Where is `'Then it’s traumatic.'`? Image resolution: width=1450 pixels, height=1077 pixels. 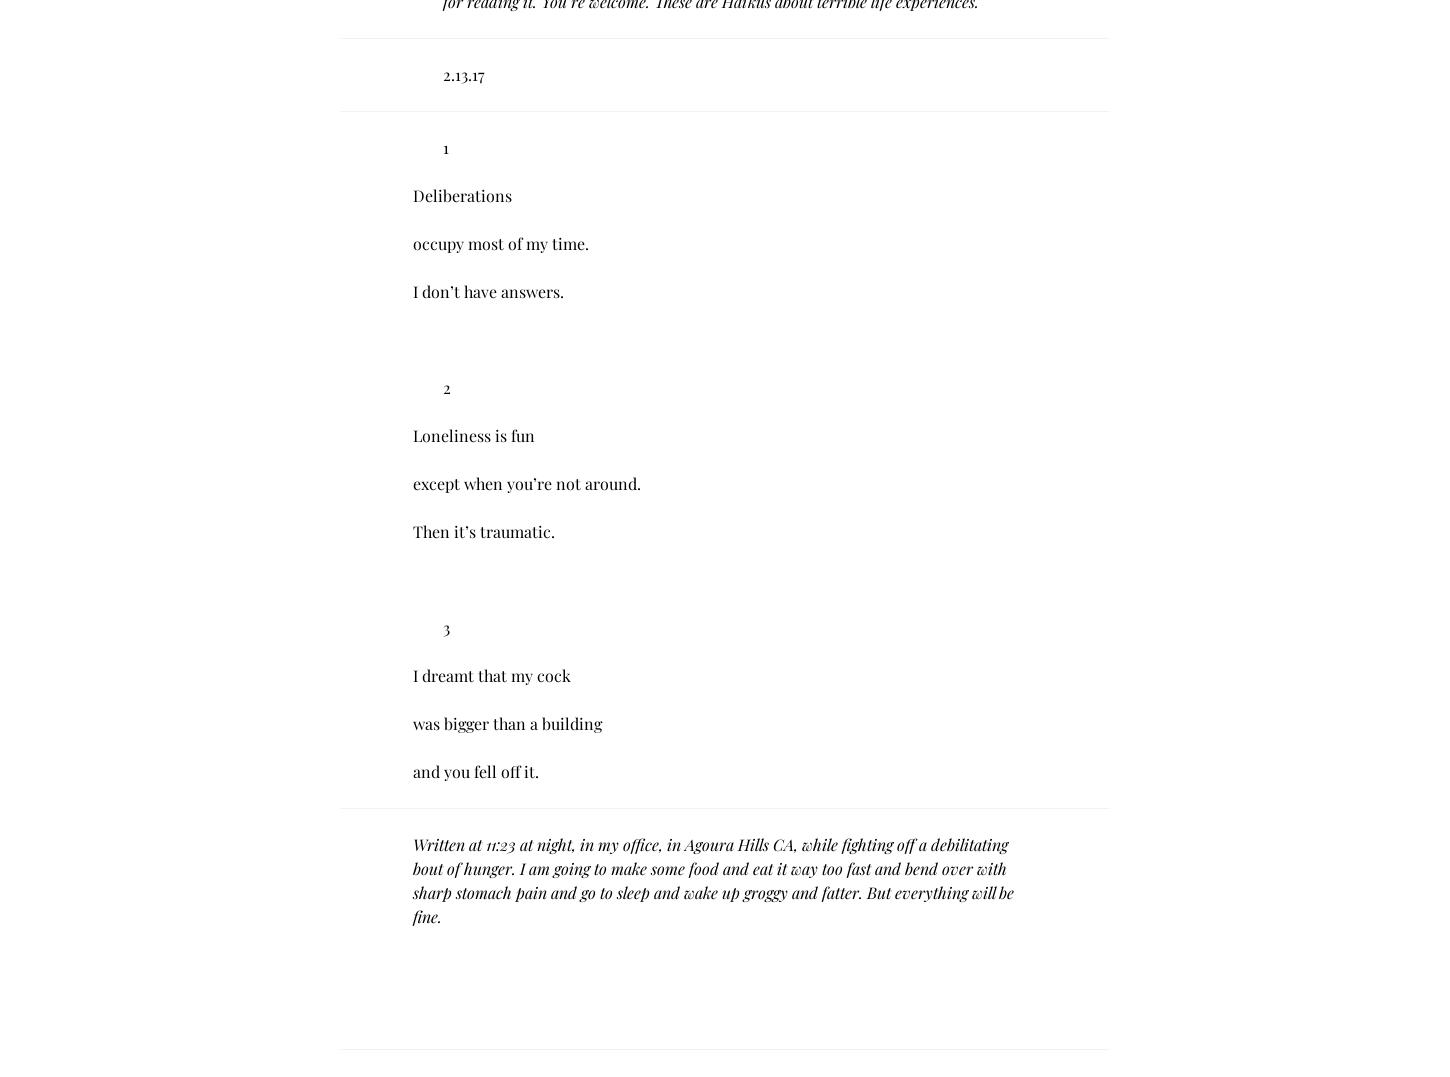 'Then it’s traumatic.' is located at coordinates (411, 530).